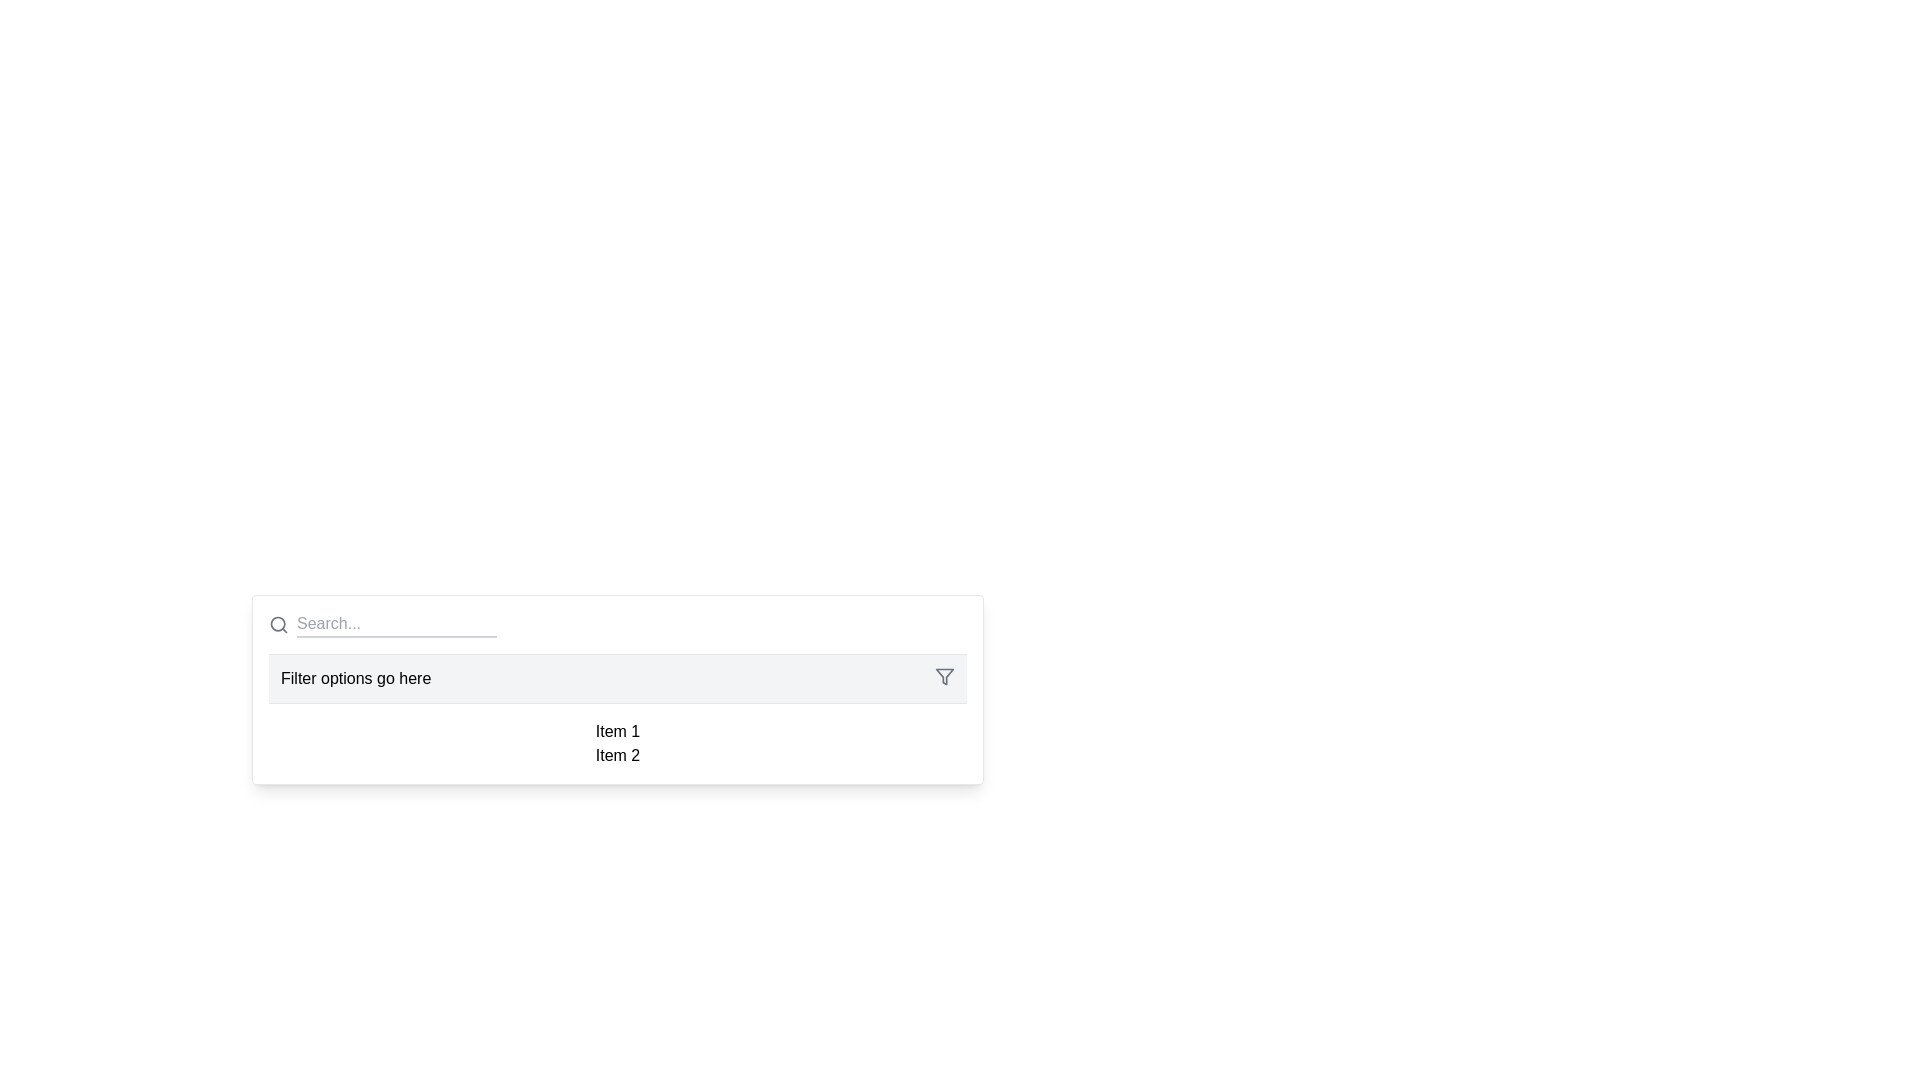  I want to click on the SVG circle element that represents the lens of the magnifying glass icon preceding the 'Search...' input field, so click(277, 623).